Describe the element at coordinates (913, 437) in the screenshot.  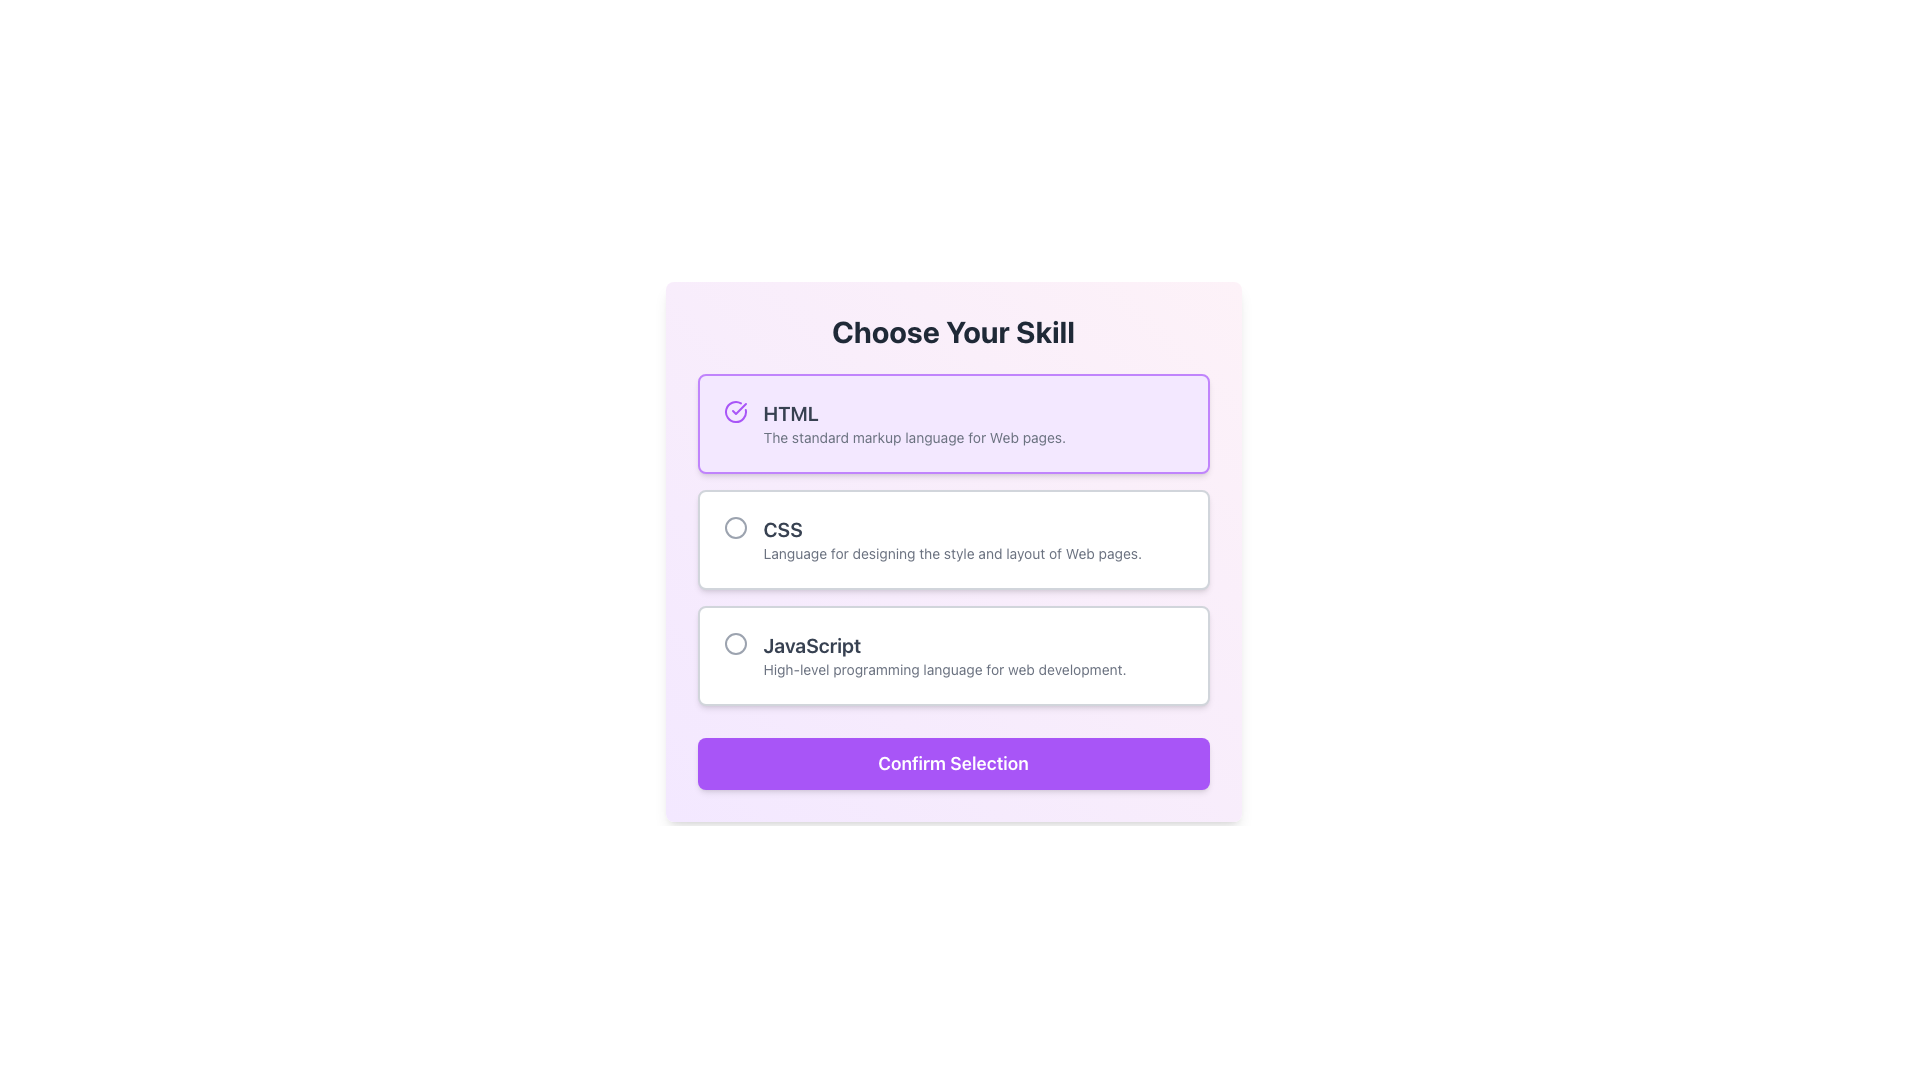
I see `the text label providing descriptive information about 'HTML', located below the 'HTML' text in the purple-bordered area of the skill options` at that location.